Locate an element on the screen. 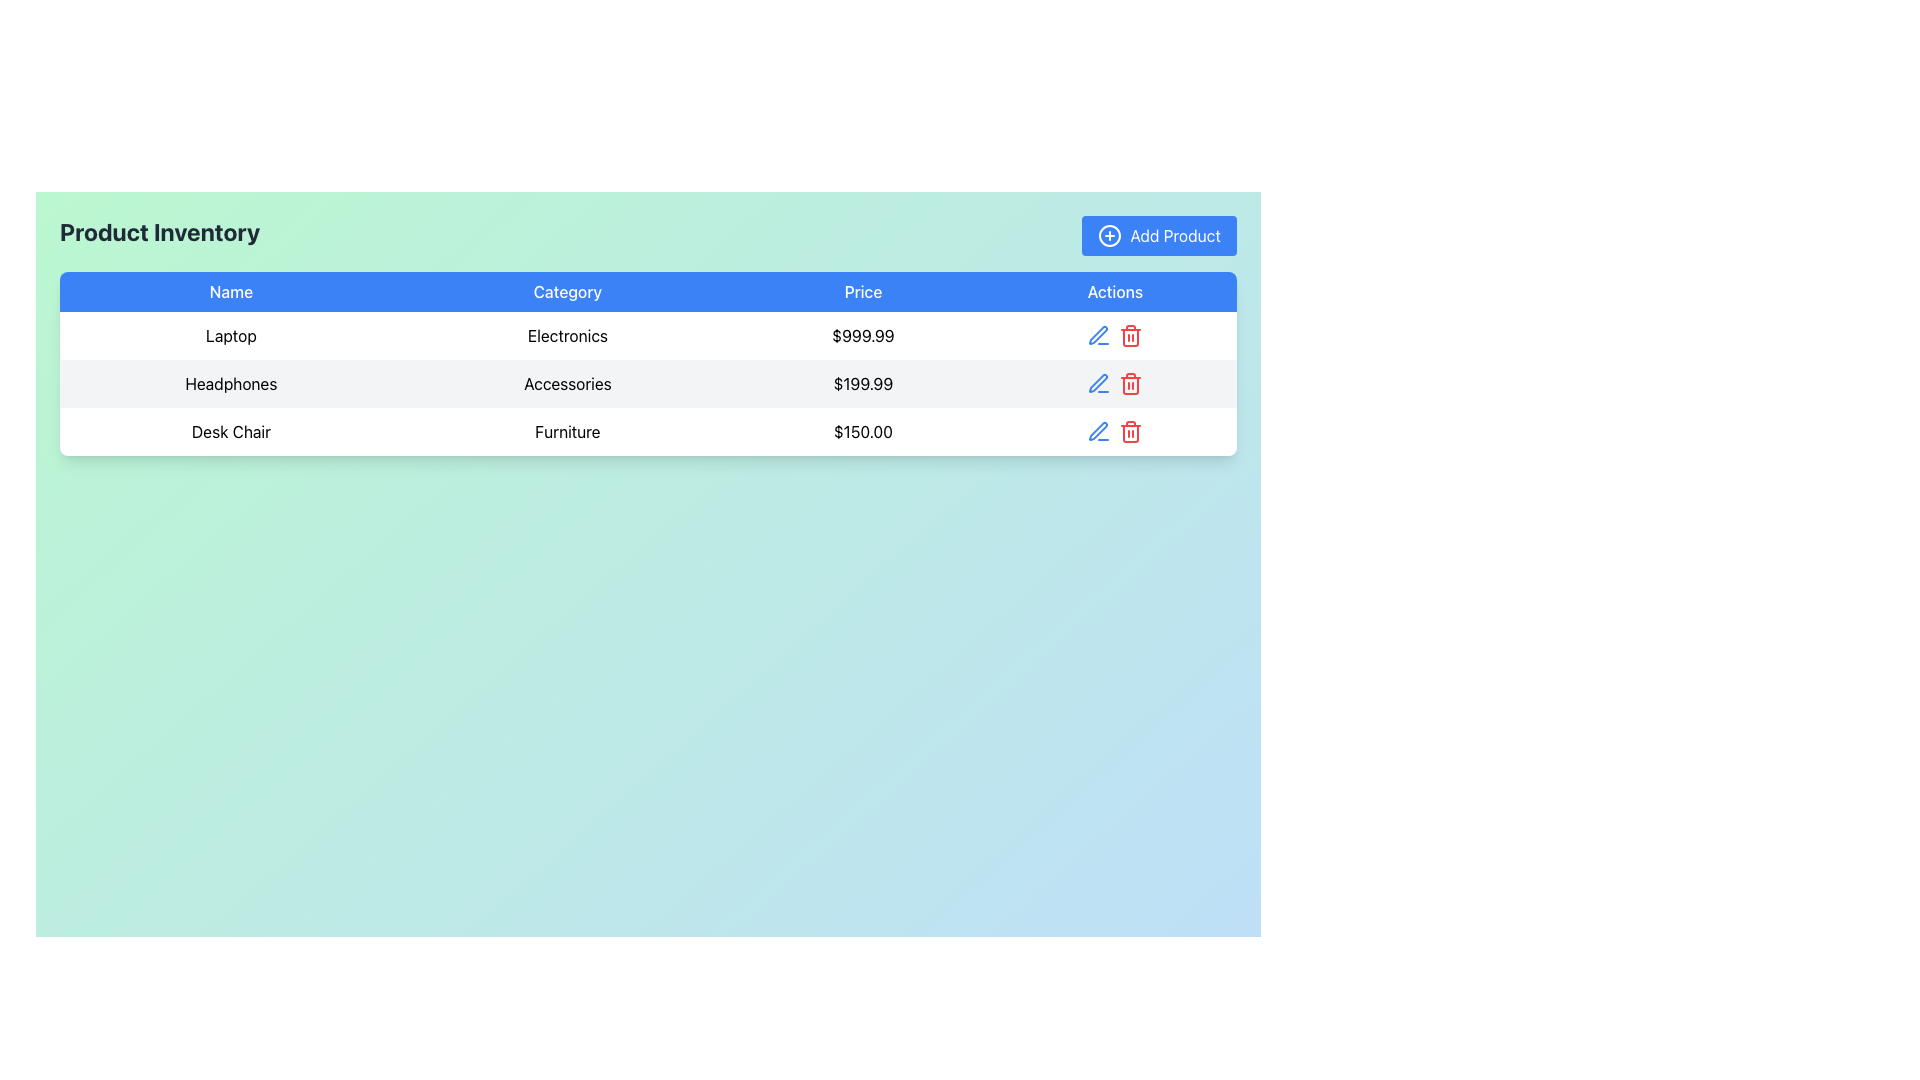  the delete icon located in the 'Actions' column of the table for the product 'Headphones' is located at coordinates (1131, 337).